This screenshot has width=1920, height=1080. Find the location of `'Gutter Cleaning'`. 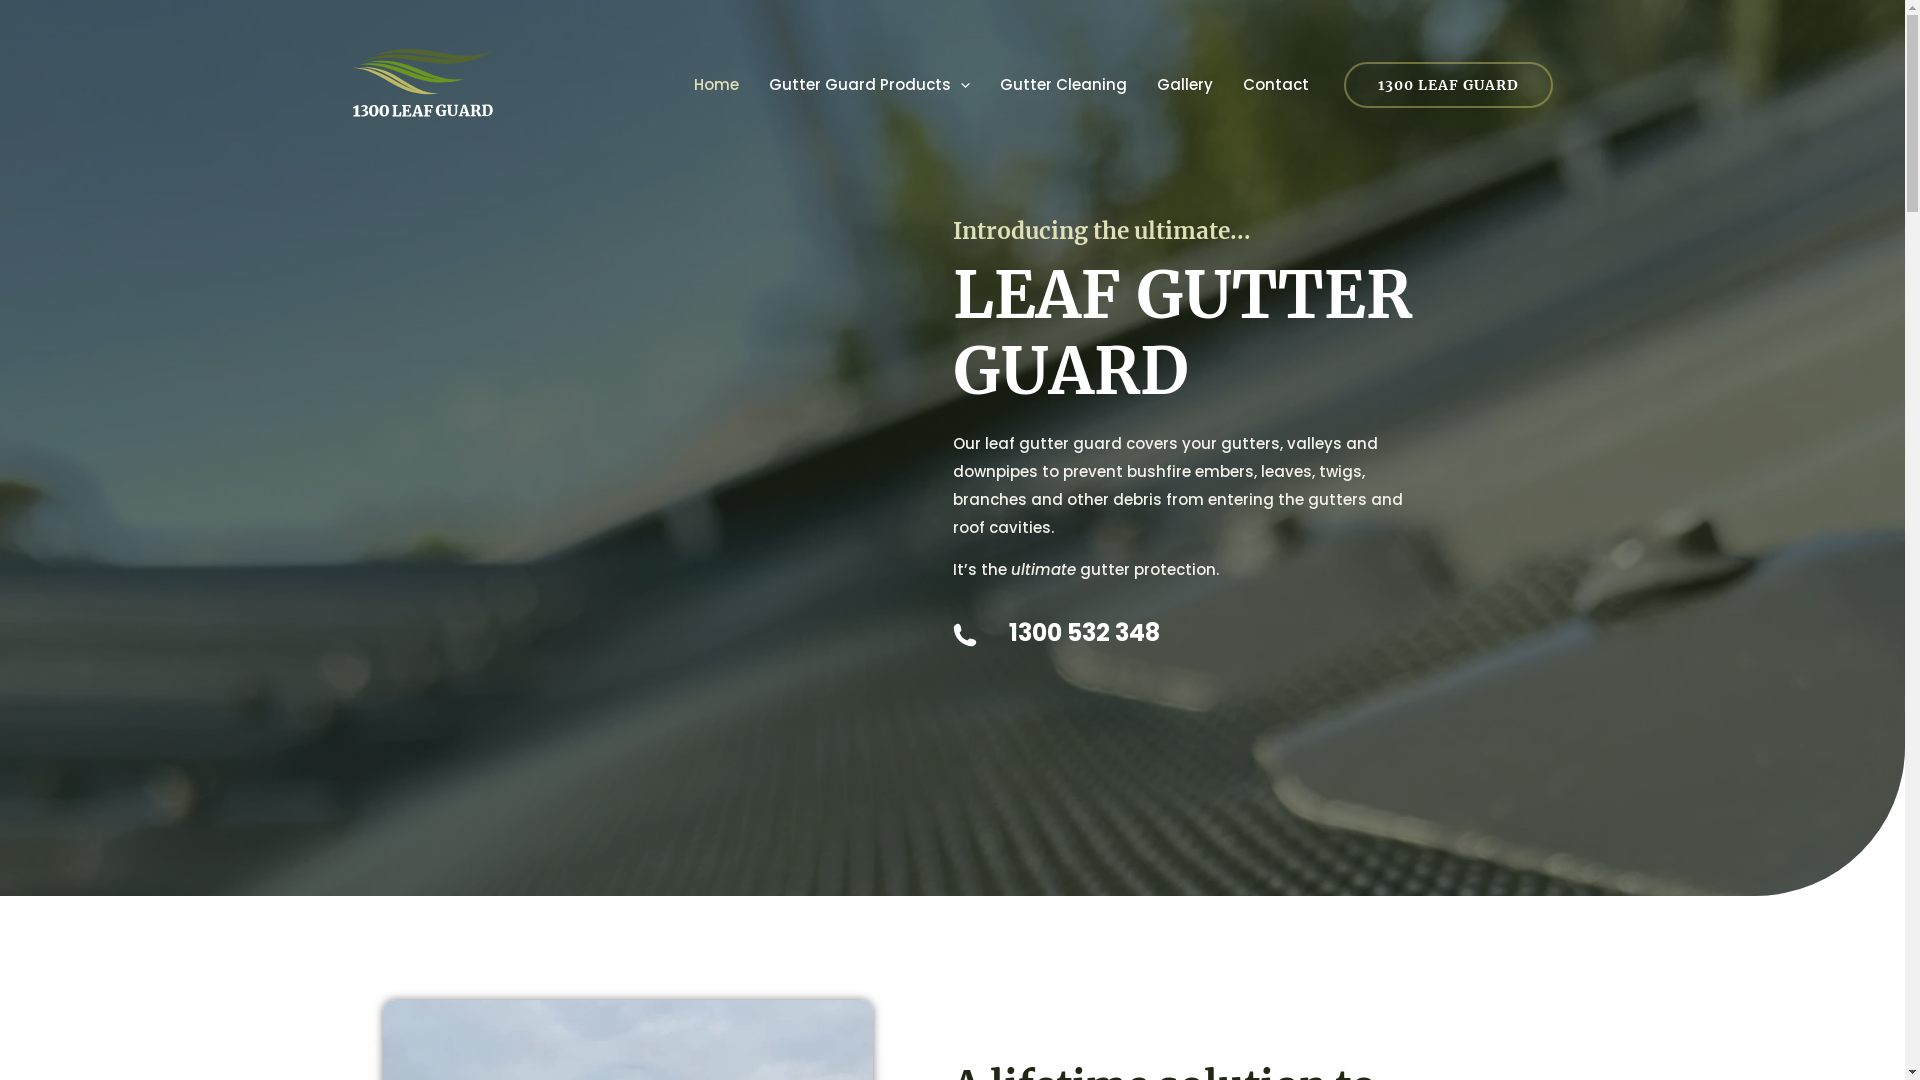

'Gutter Cleaning' is located at coordinates (1061, 83).